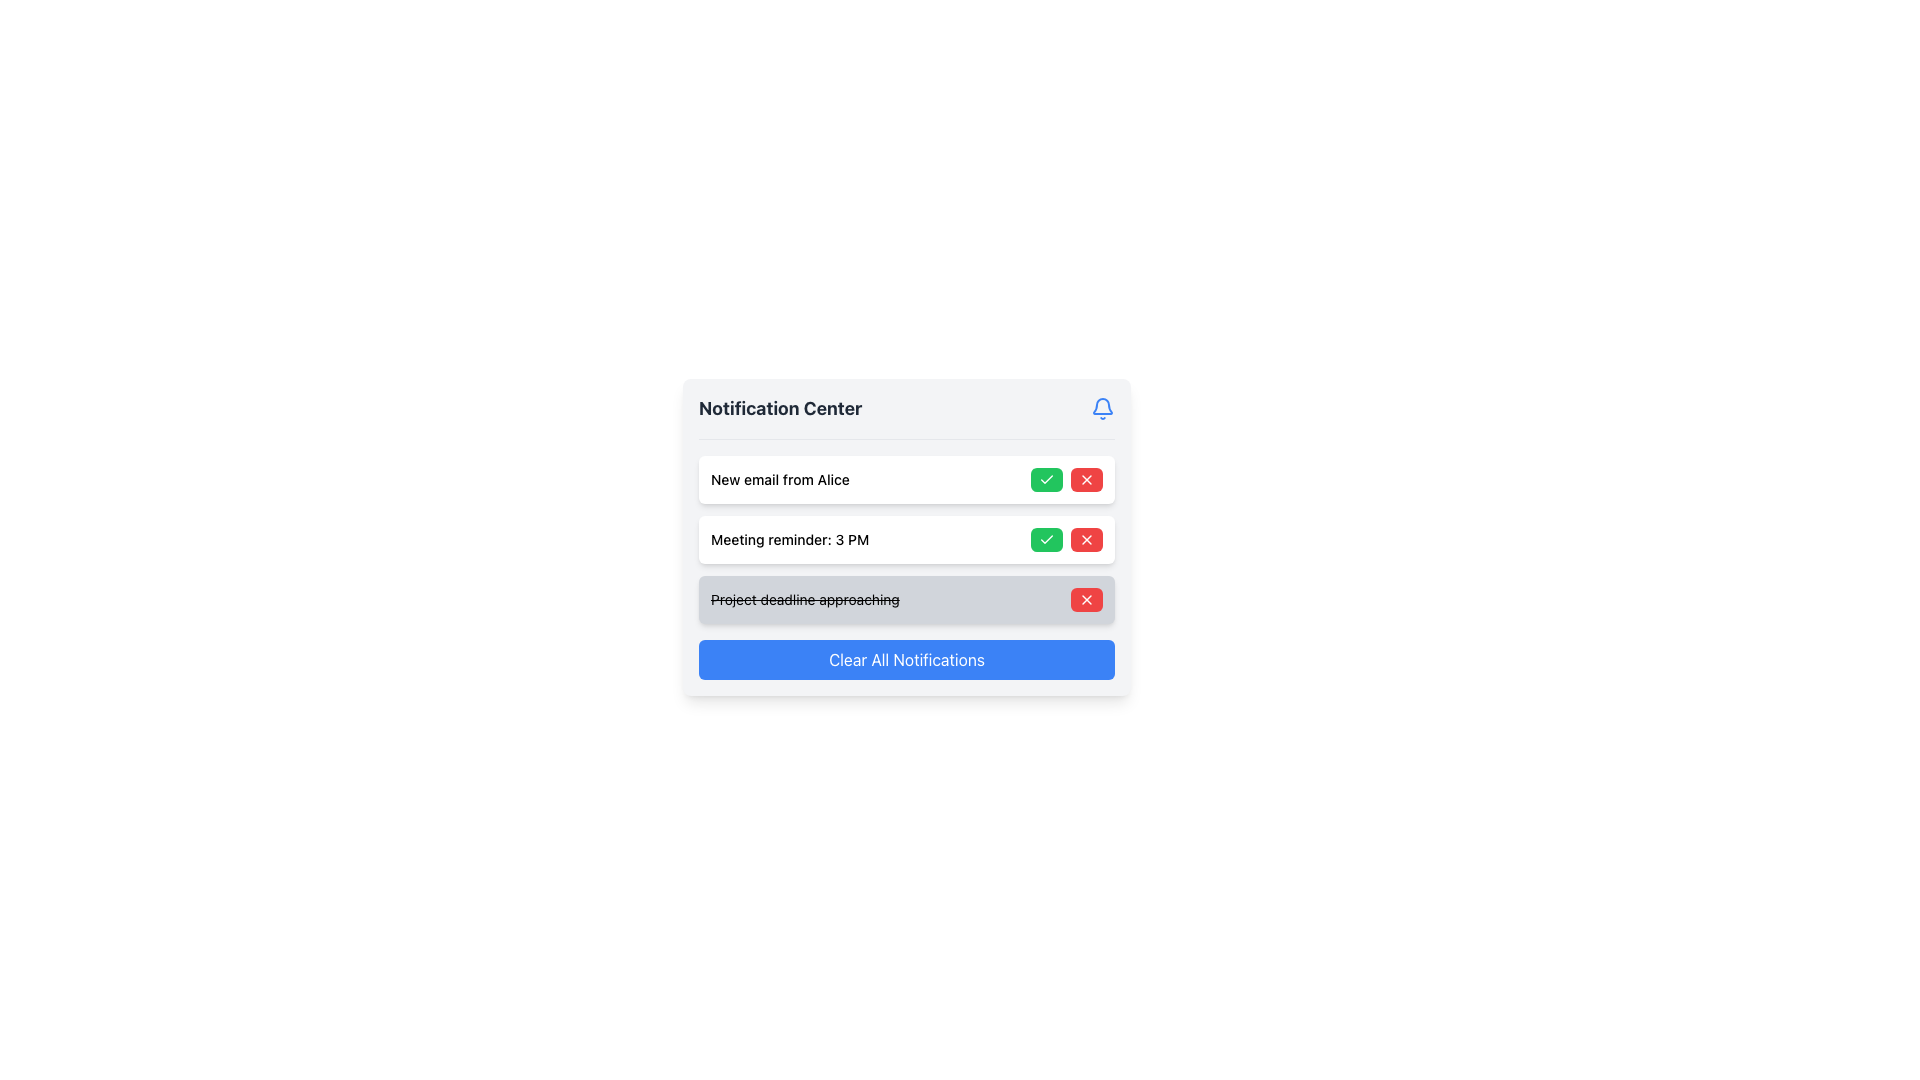 This screenshot has width=1920, height=1080. I want to click on the small red button with a white 'X' icon for closing or deleting, located in the notification row that reads 'Project deadline approaching.', so click(1085, 599).